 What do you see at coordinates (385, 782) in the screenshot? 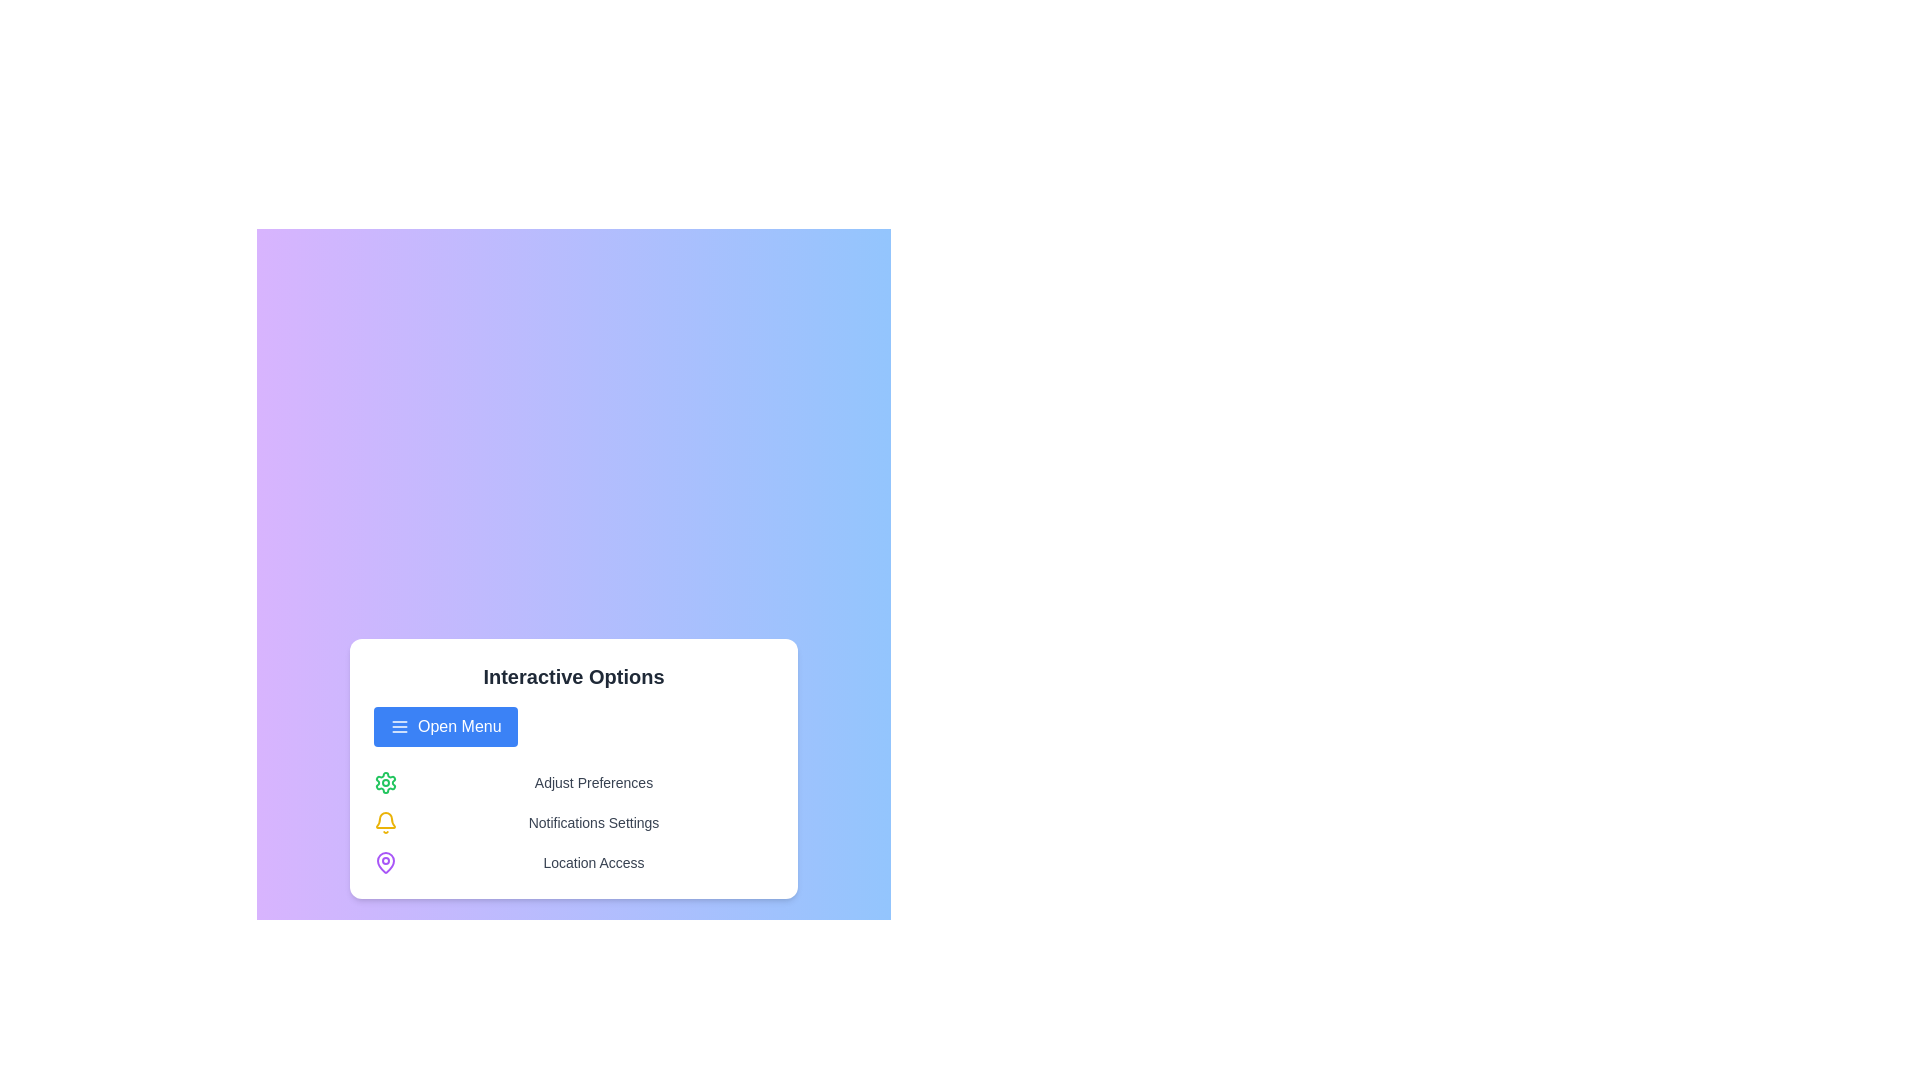
I see `the gear icon located in the top-left corner of the 'Interactive Options' section` at bounding box center [385, 782].